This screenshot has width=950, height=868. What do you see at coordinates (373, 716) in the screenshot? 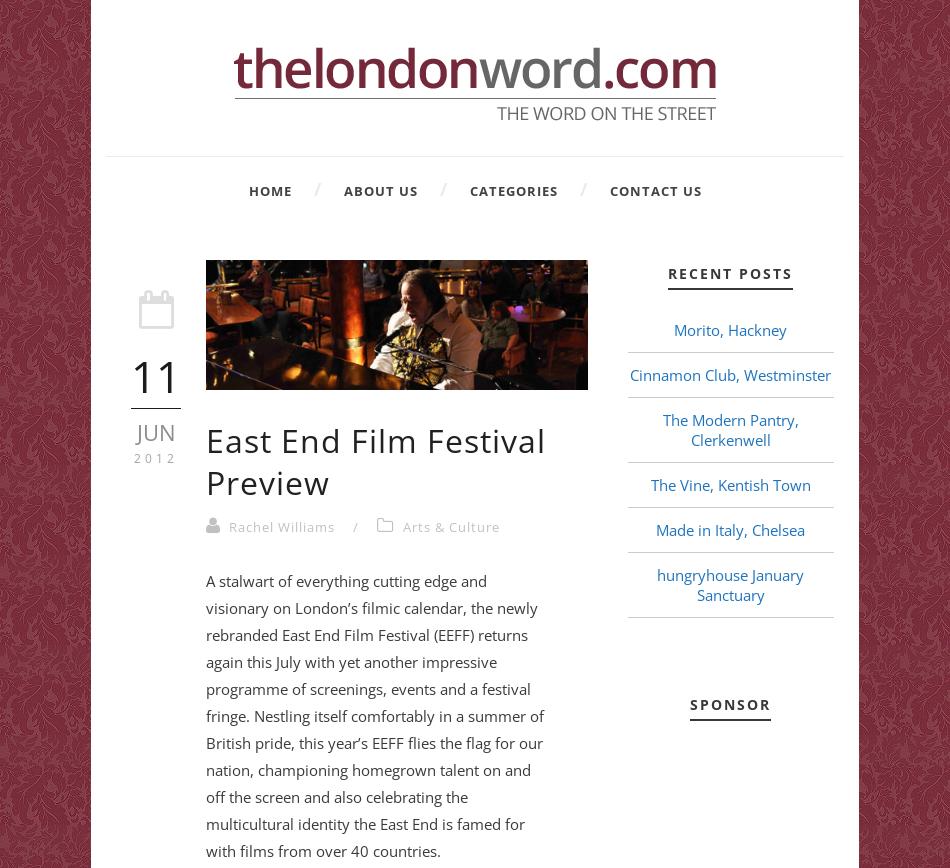
I see `'A stalwart of everything cutting edge and visionary on London’s filmic calendar, the newly rebranded East End Film Festival (EEFF) returns again this July with yet another impressive programme of screenings, events and a festival fringe. Nestling itself comfortably in a summer of British pride, this year’s EEFF flies the flag for our nation, championing homegrown talent on and off the screen and also celebrating the multicultural identity the East End is famed for with films from over 40 countries.'` at bounding box center [373, 716].